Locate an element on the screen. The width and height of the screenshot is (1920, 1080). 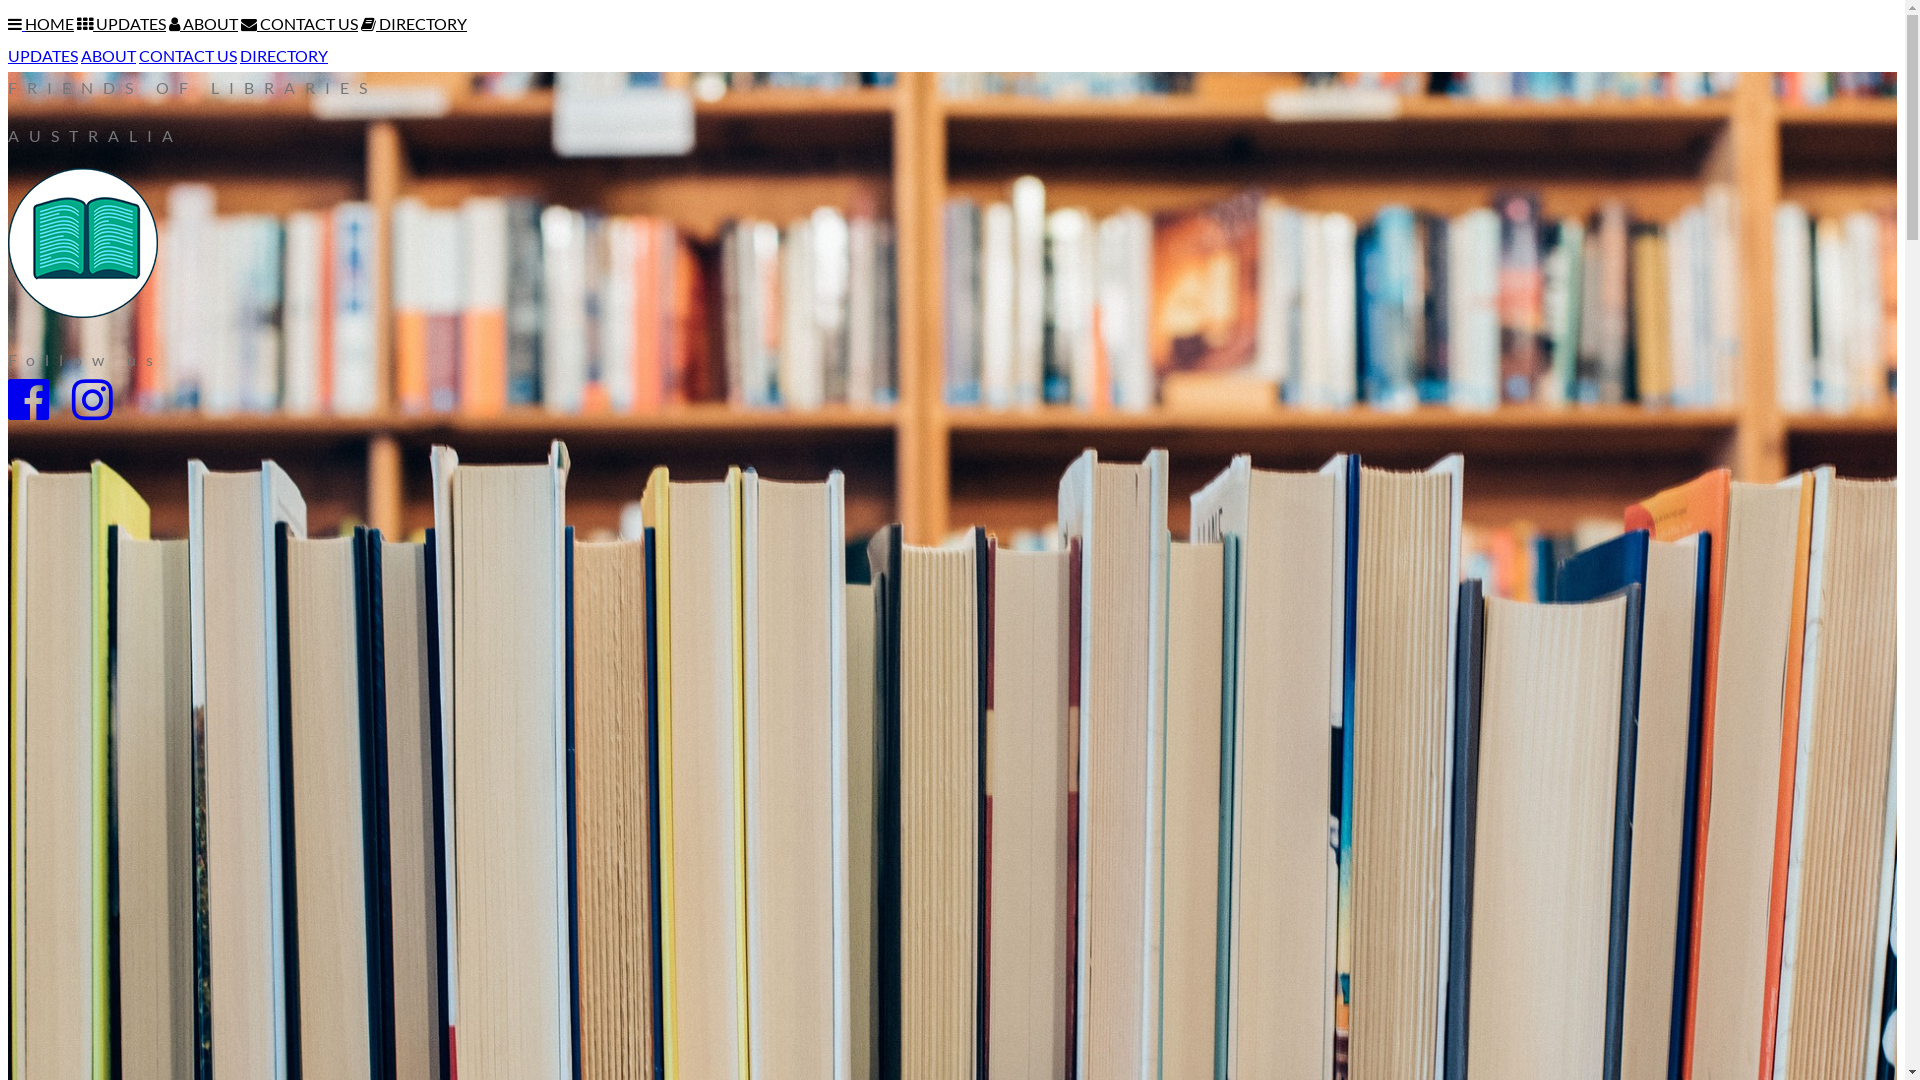
'DIRECTORY' is located at coordinates (282, 54).